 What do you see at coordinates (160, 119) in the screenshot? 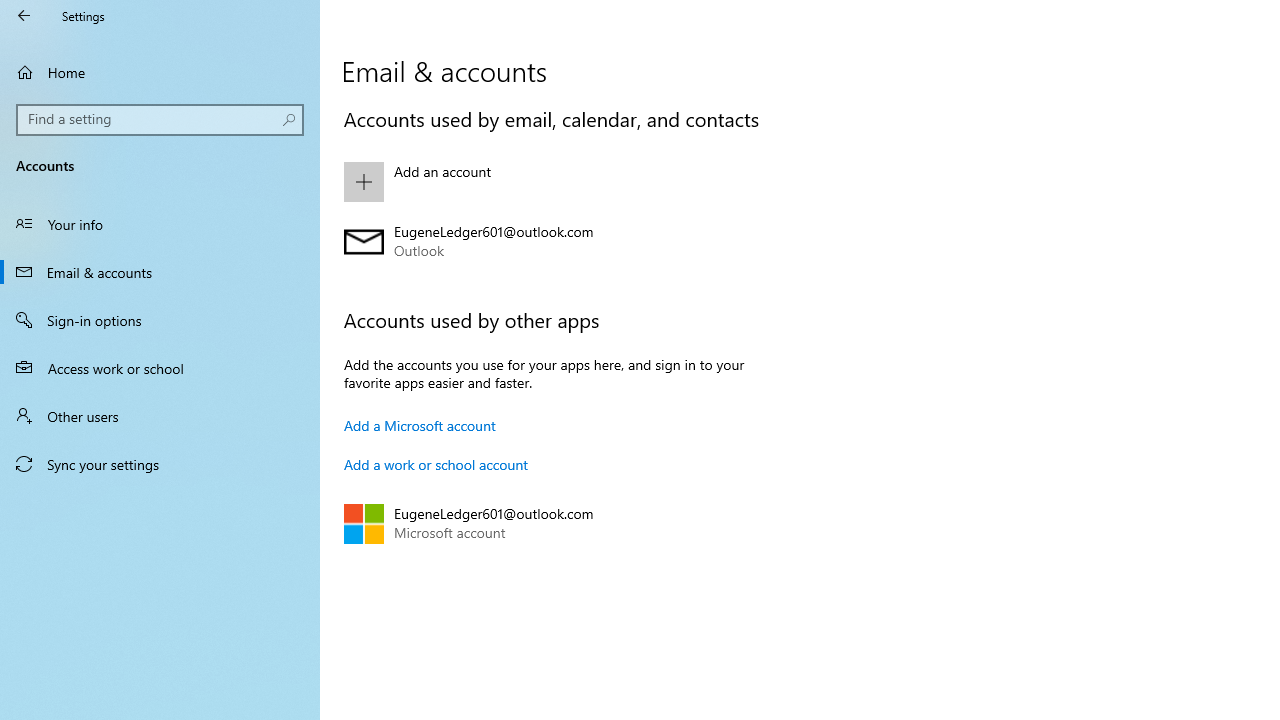
I see `'Search box, Find a setting'` at bounding box center [160, 119].